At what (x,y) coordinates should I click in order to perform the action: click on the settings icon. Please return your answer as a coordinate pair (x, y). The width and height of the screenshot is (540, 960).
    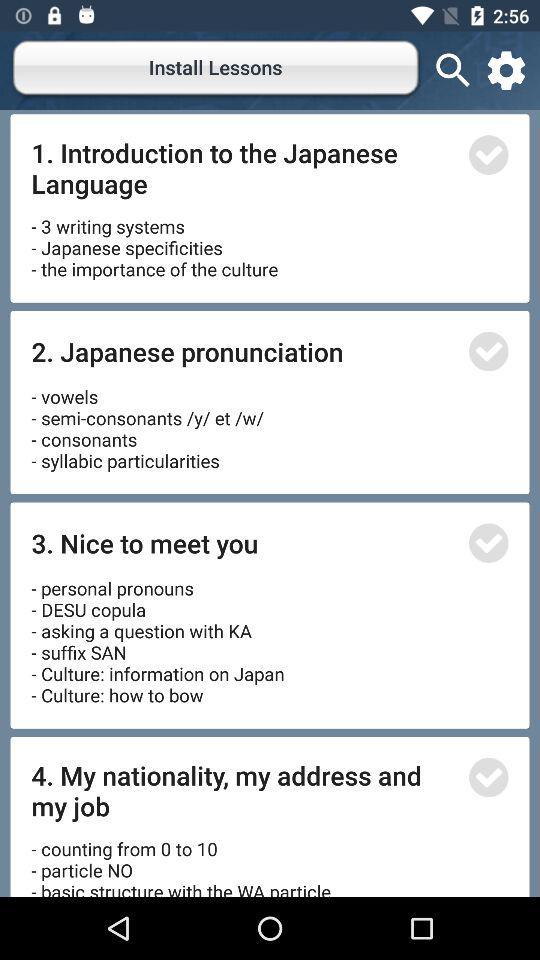
    Looking at the image, I should click on (505, 70).